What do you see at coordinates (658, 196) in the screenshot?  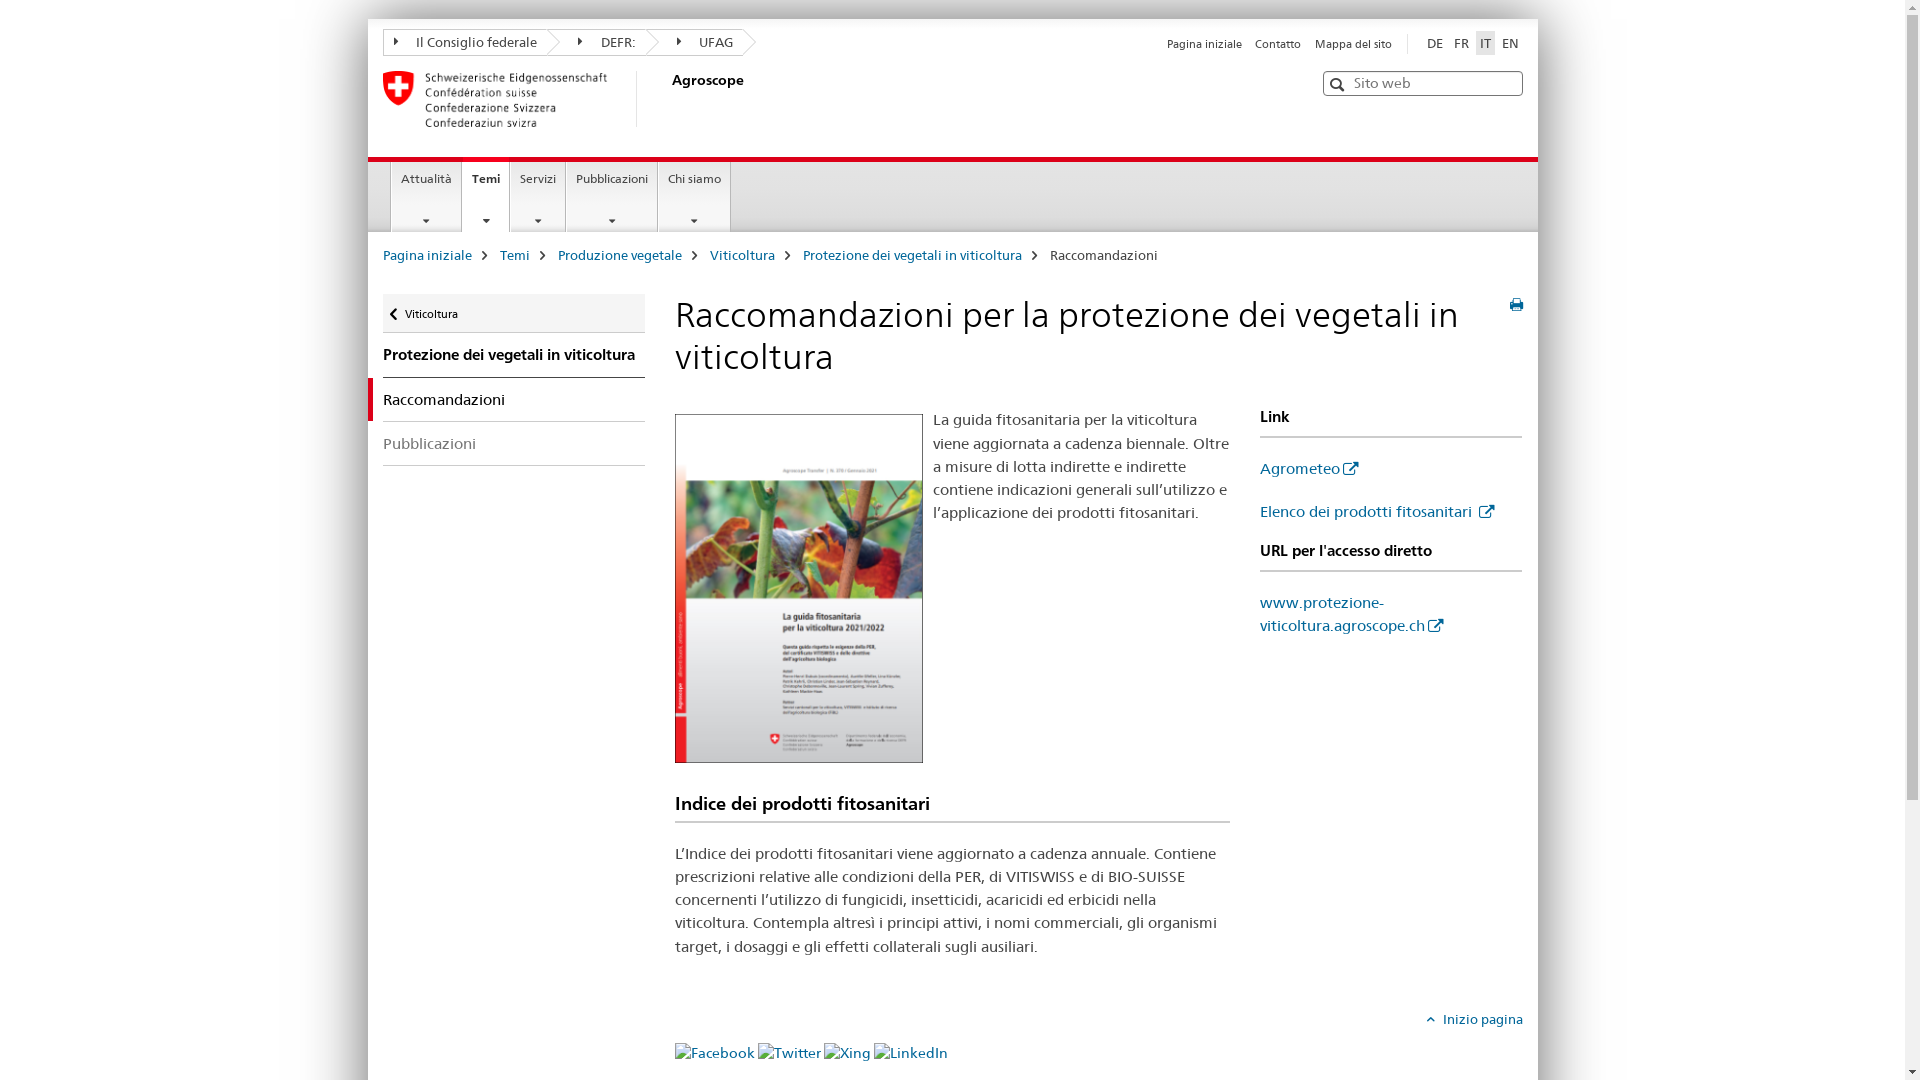 I see `'Chi siamo'` at bounding box center [658, 196].